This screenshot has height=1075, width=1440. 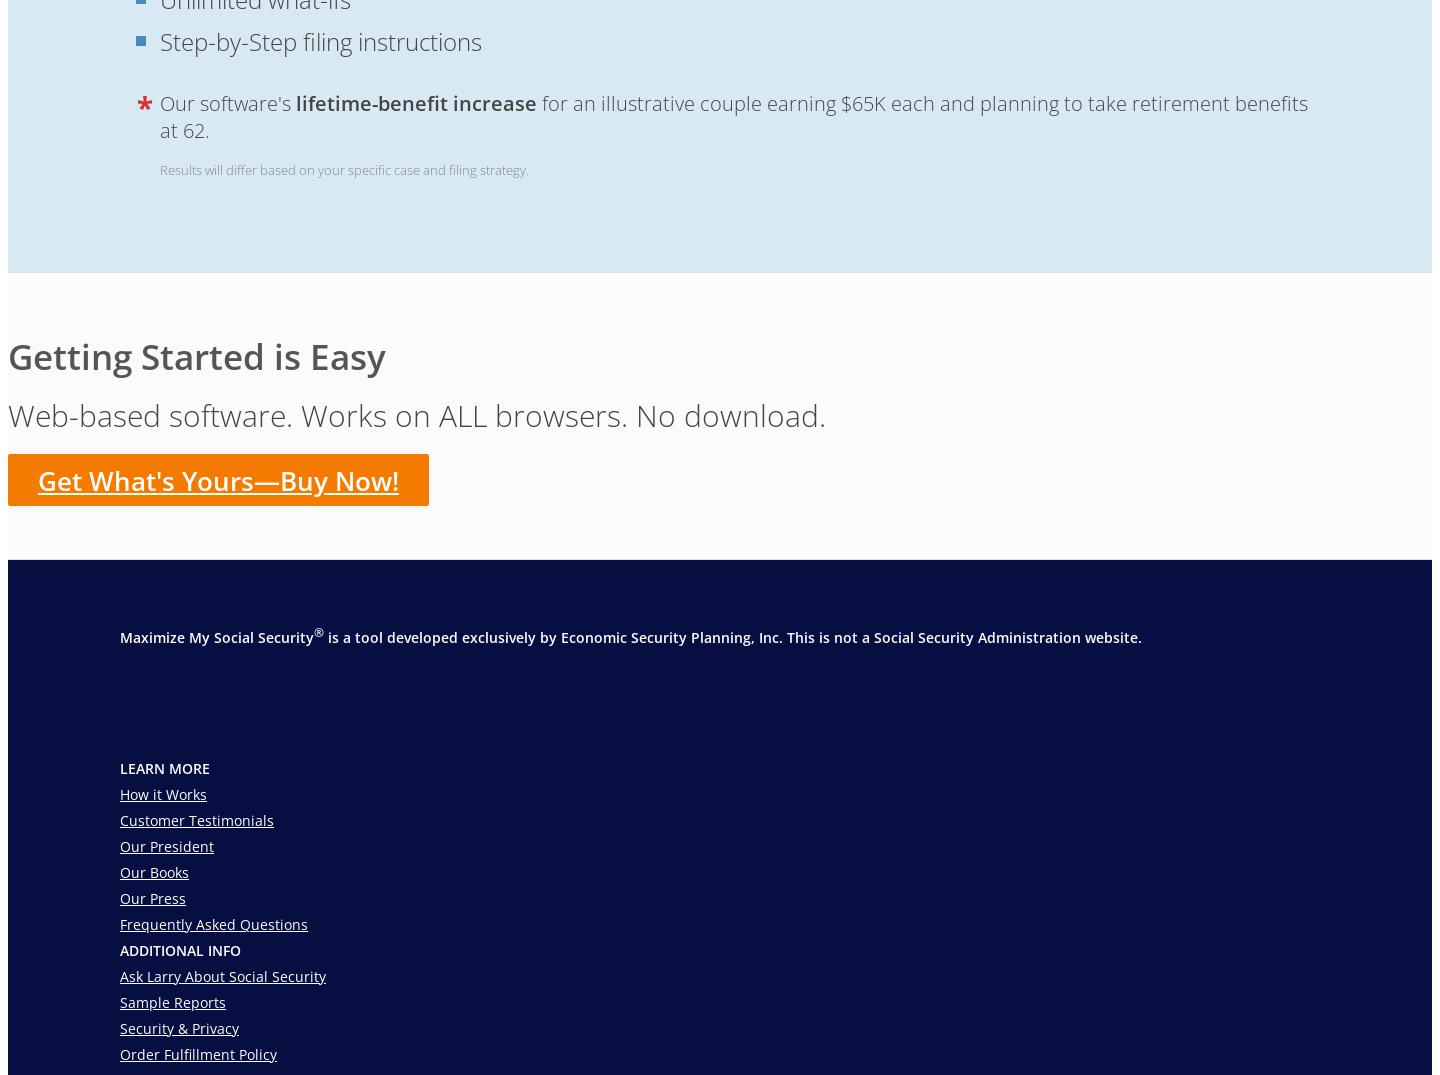 What do you see at coordinates (166, 846) in the screenshot?
I see `'Our President'` at bounding box center [166, 846].